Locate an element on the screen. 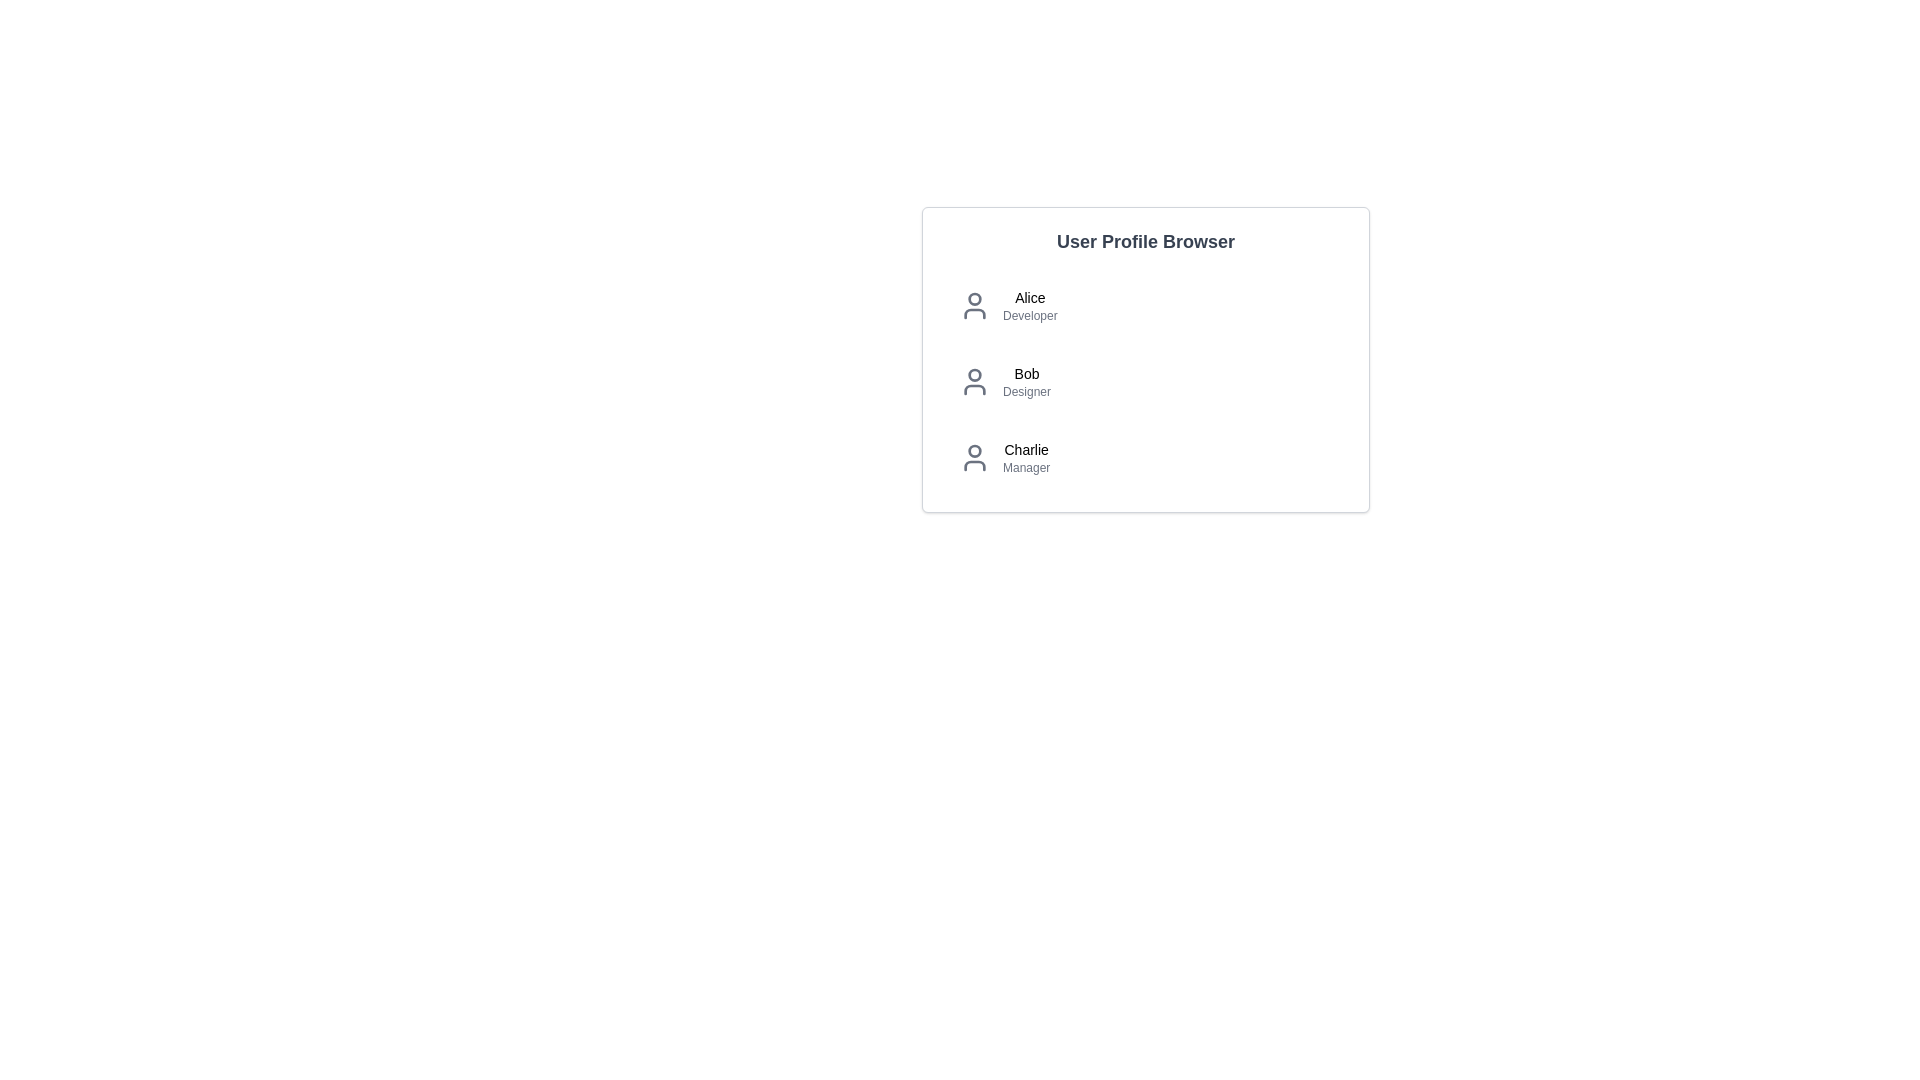 The width and height of the screenshot is (1920, 1080). the lower curved stroke of the user icon which is part of the SVG structure representing the user icon next to 'Alice Developer' is located at coordinates (974, 313).